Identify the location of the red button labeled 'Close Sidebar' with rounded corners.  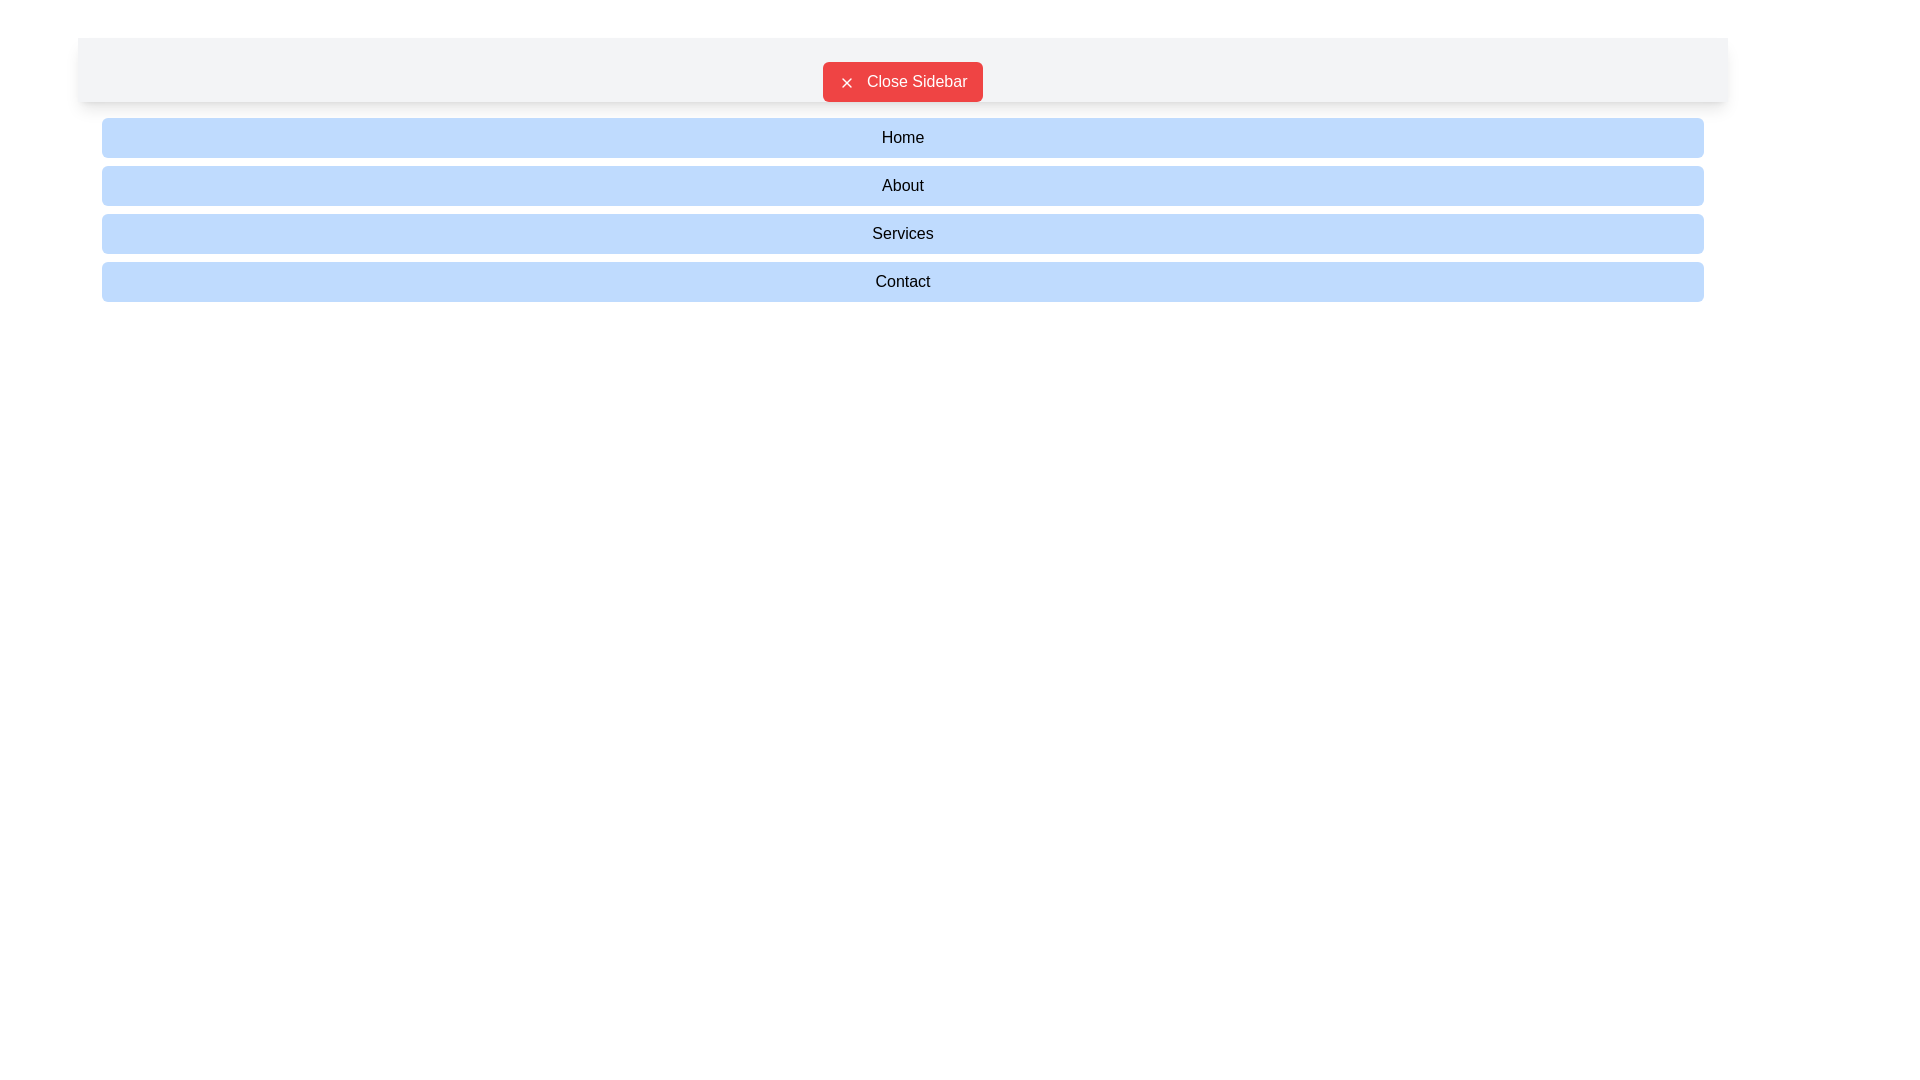
(901, 68).